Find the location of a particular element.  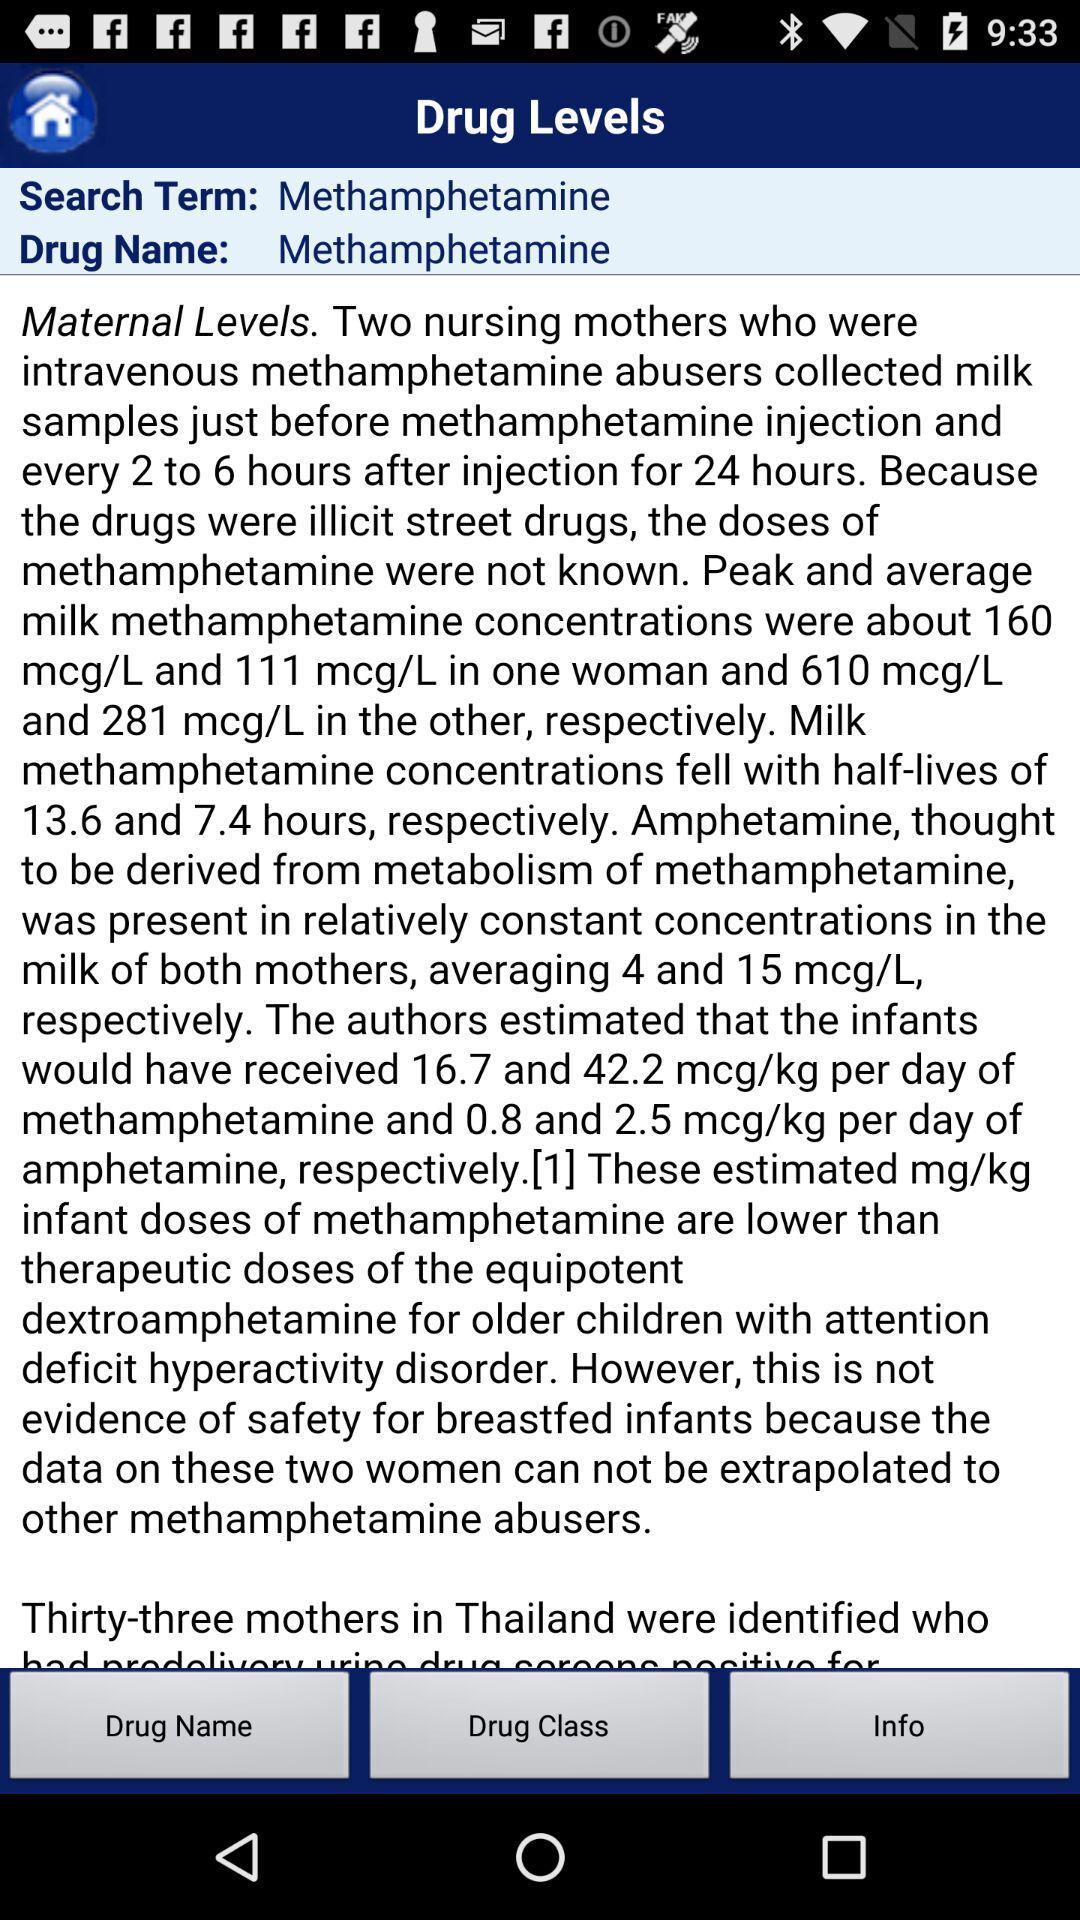

the home icon is located at coordinates (51, 122).